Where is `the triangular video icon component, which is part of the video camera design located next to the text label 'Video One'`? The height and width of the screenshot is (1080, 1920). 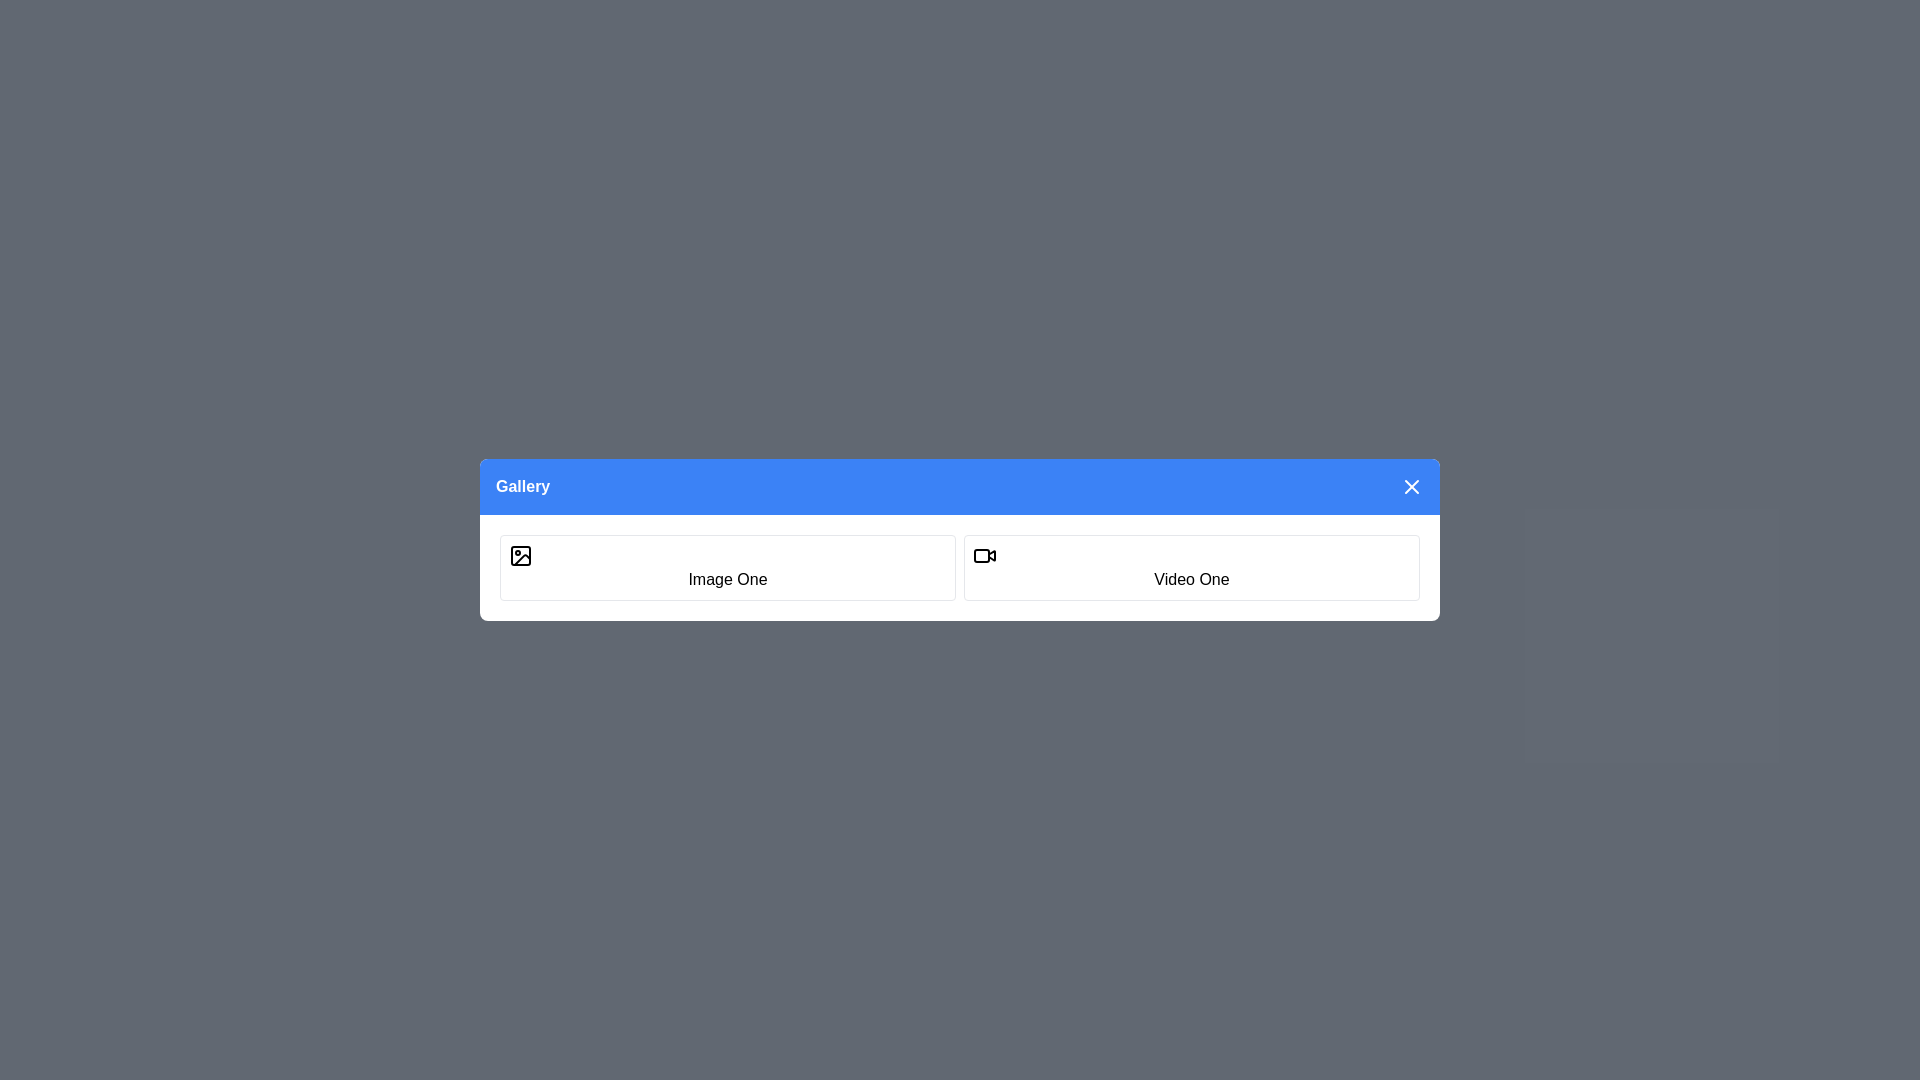 the triangular video icon component, which is part of the video camera design located next to the text label 'Video One' is located at coordinates (992, 555).